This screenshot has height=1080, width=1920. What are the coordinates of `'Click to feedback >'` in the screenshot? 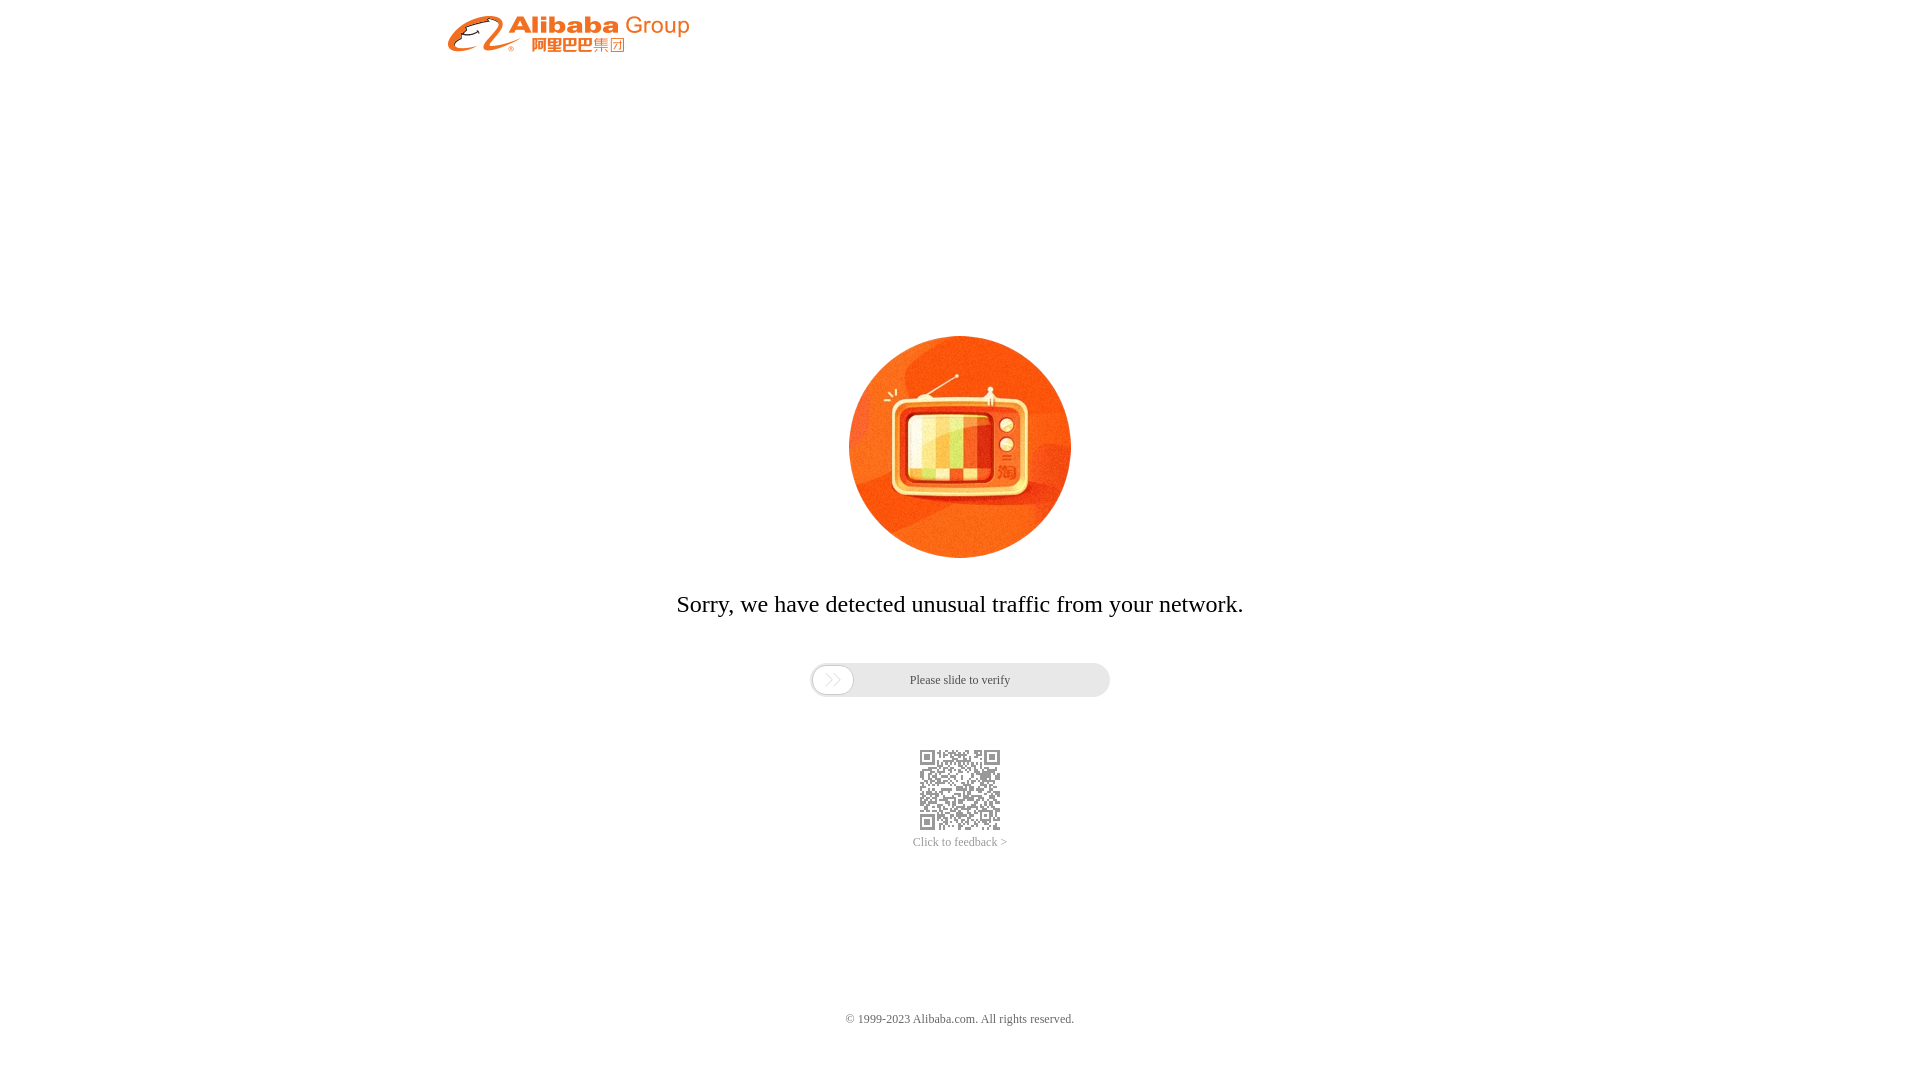 It's located at (911, 842).